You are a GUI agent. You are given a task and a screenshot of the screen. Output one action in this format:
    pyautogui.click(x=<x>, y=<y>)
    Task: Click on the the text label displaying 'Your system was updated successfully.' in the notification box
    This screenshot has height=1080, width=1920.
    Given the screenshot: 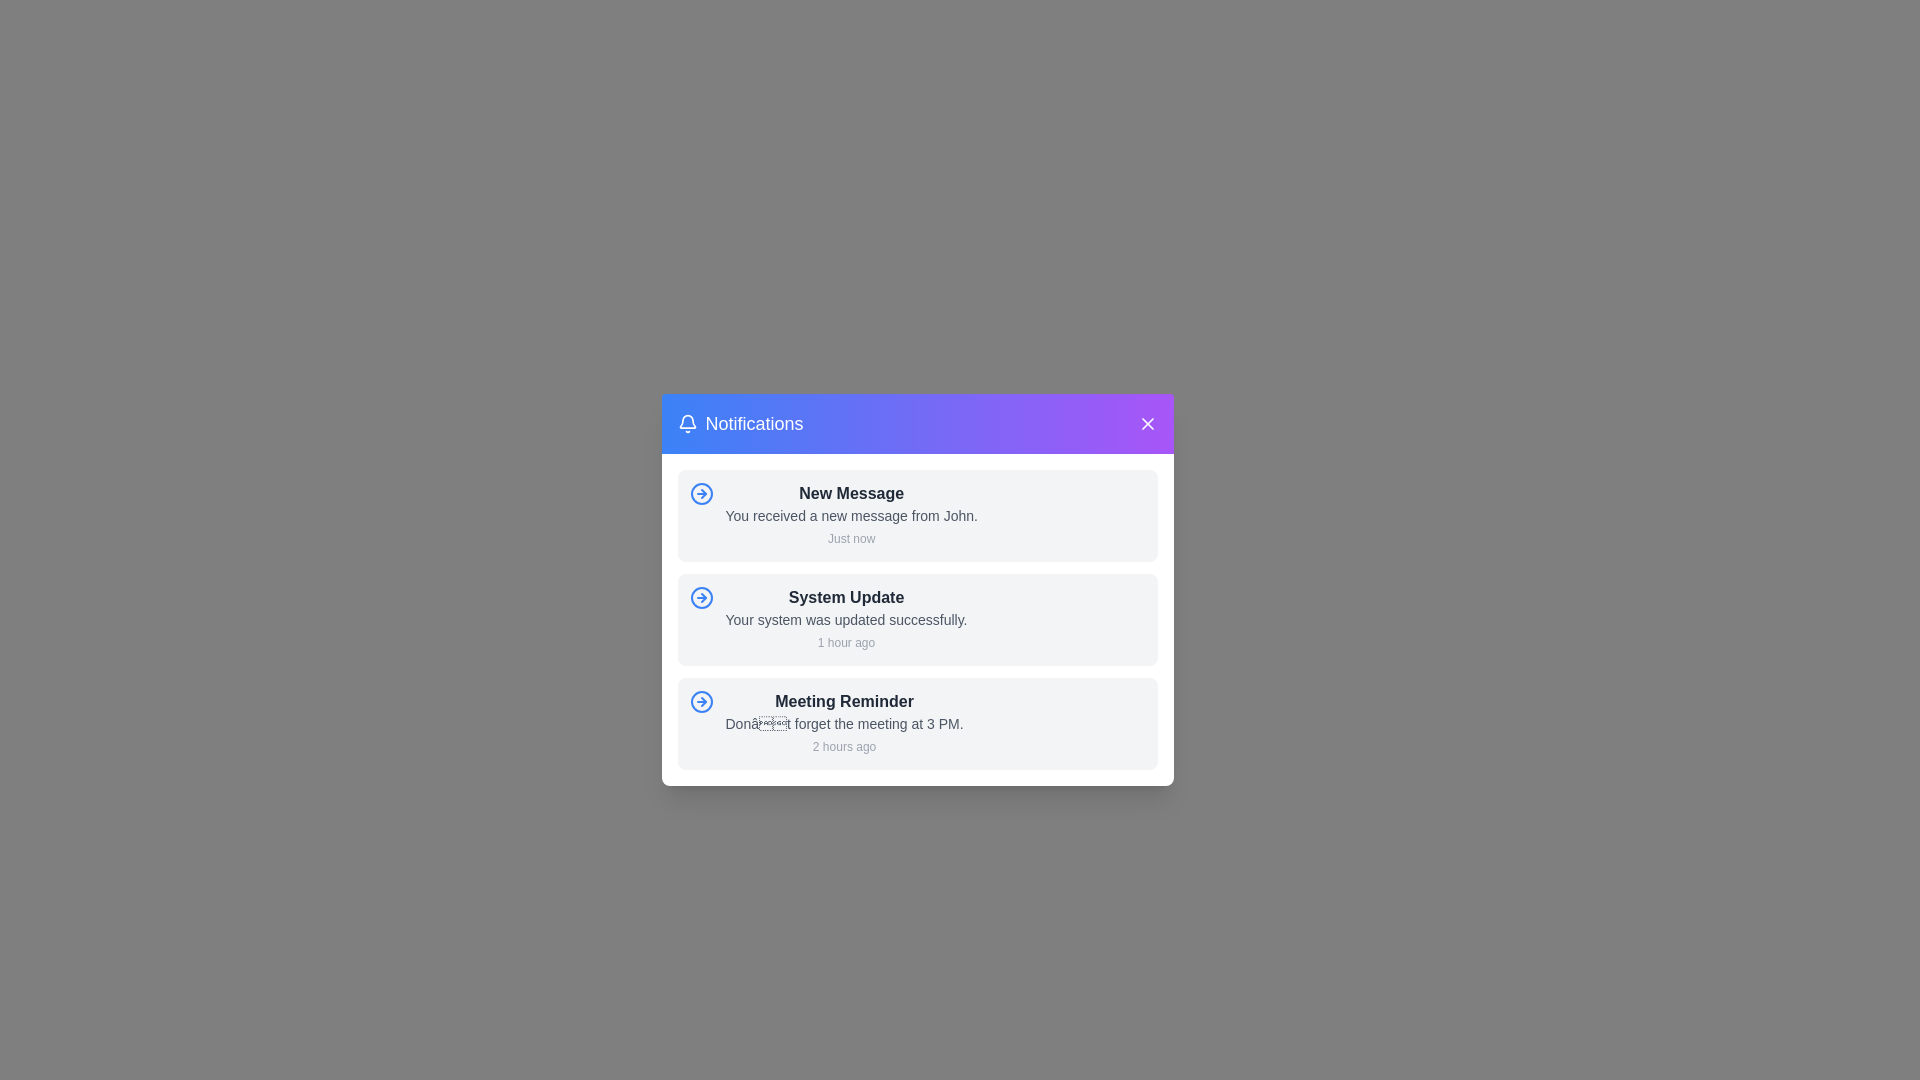 What is the action you would take?
    pyautogui.click(x=846, y=619)
    